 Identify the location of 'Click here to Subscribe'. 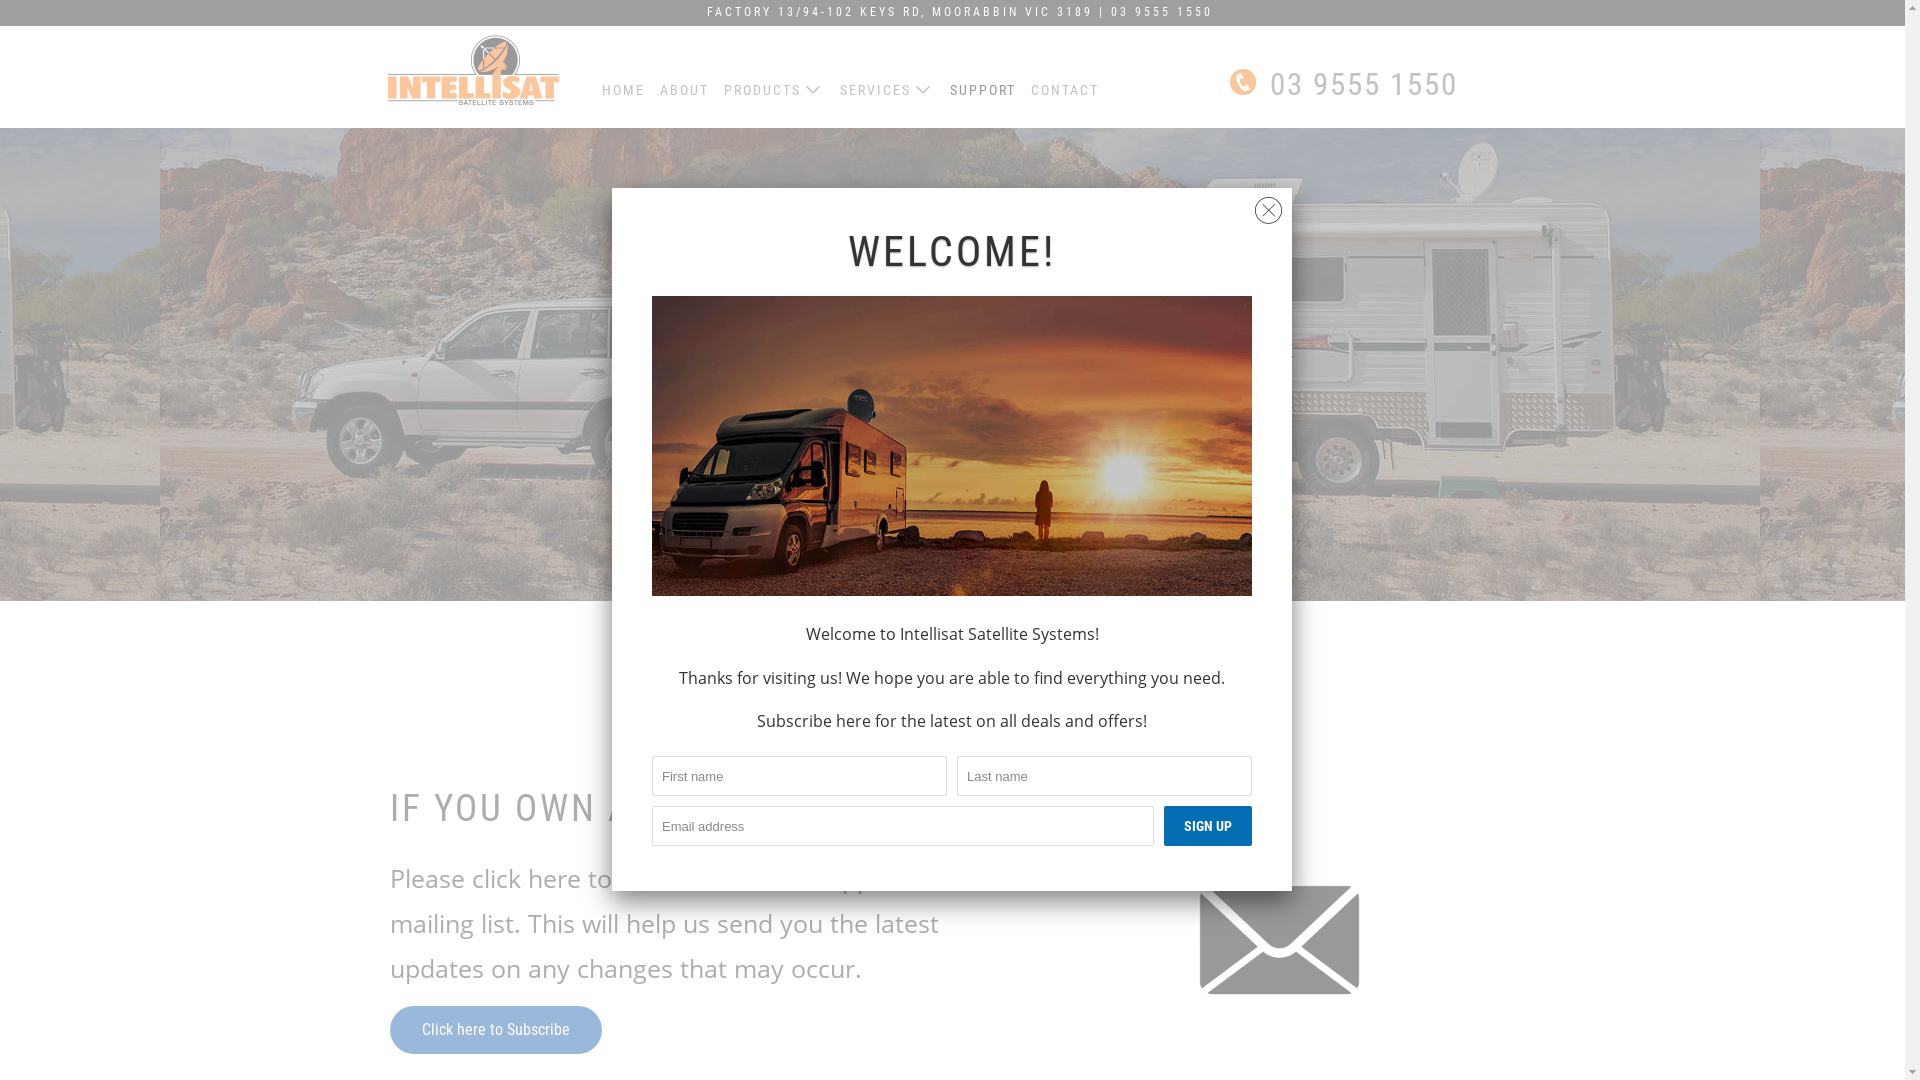
(495, 1029).